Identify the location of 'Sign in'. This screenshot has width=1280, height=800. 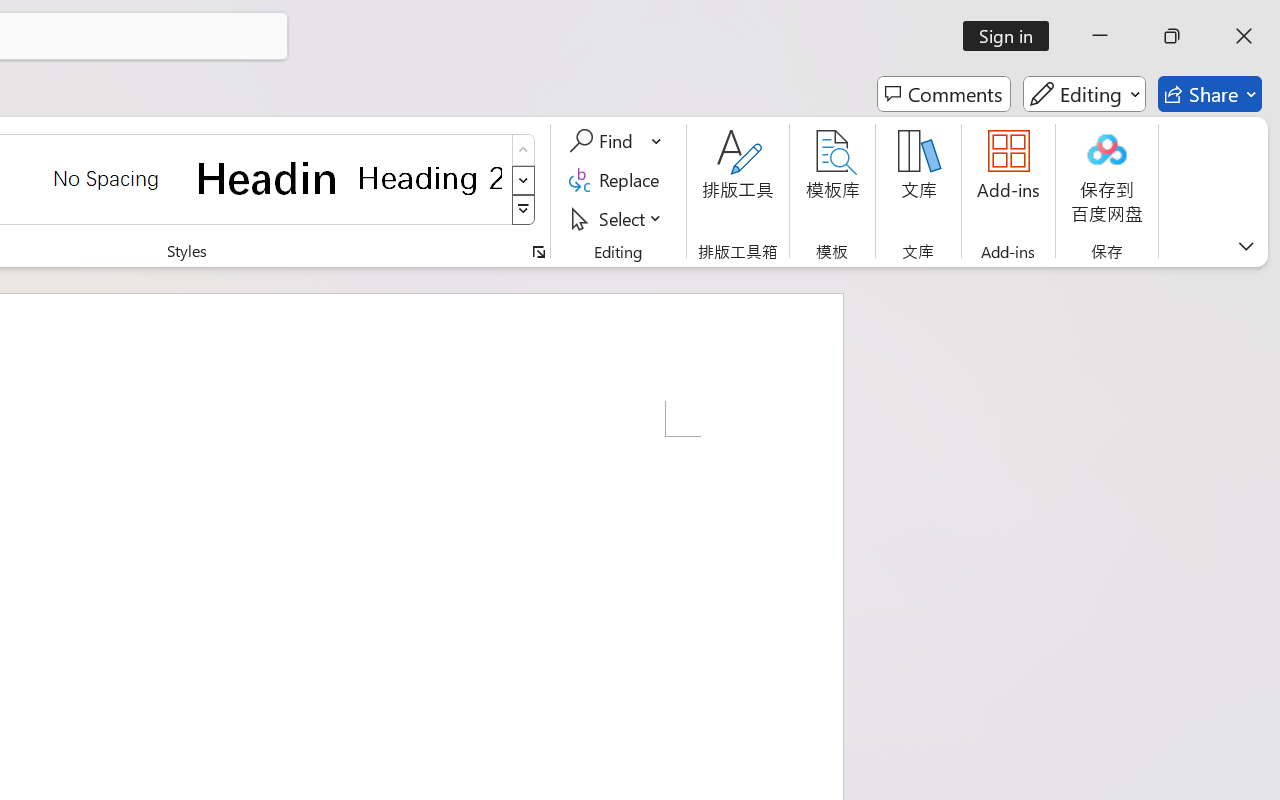
(1013, 35).